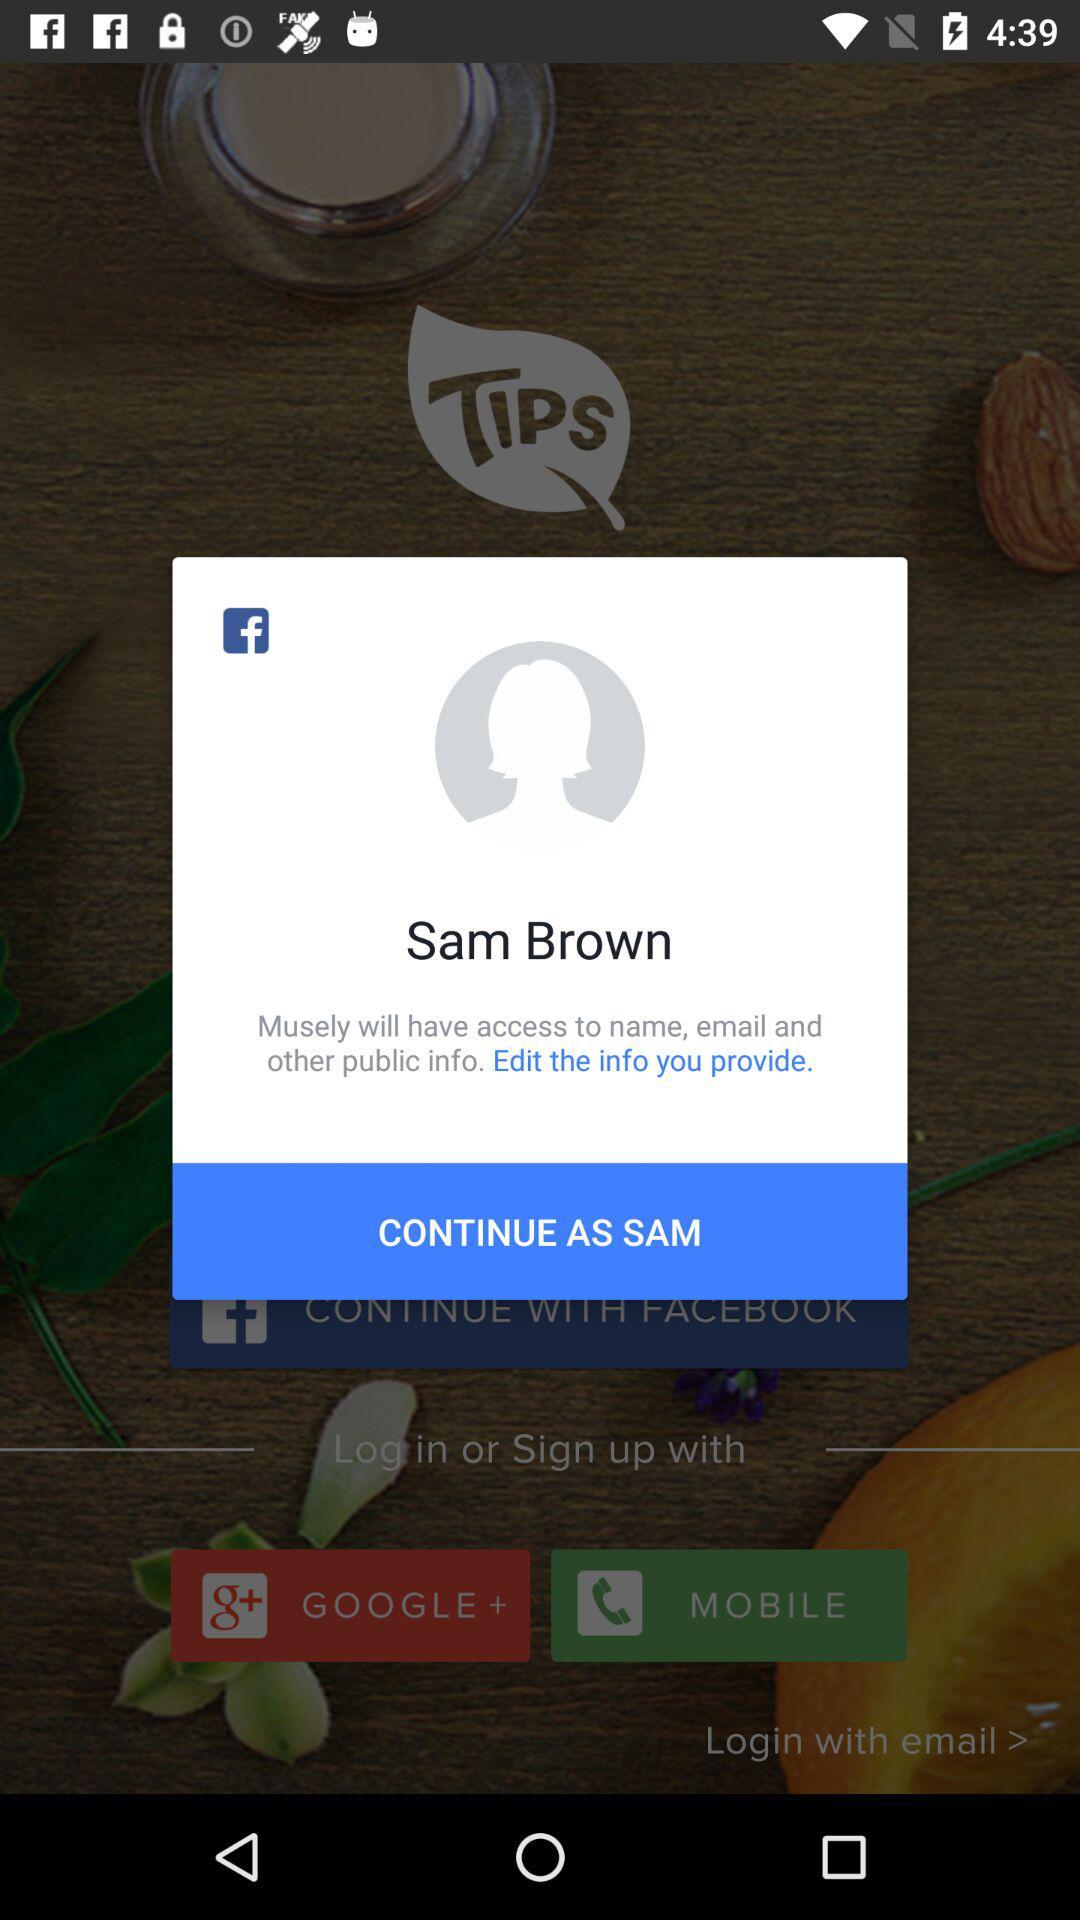 The image size is (1080, 1920). Describe the element at coordinates (540, 1230) in the screenshot. I see `continue as sam item` at that location.